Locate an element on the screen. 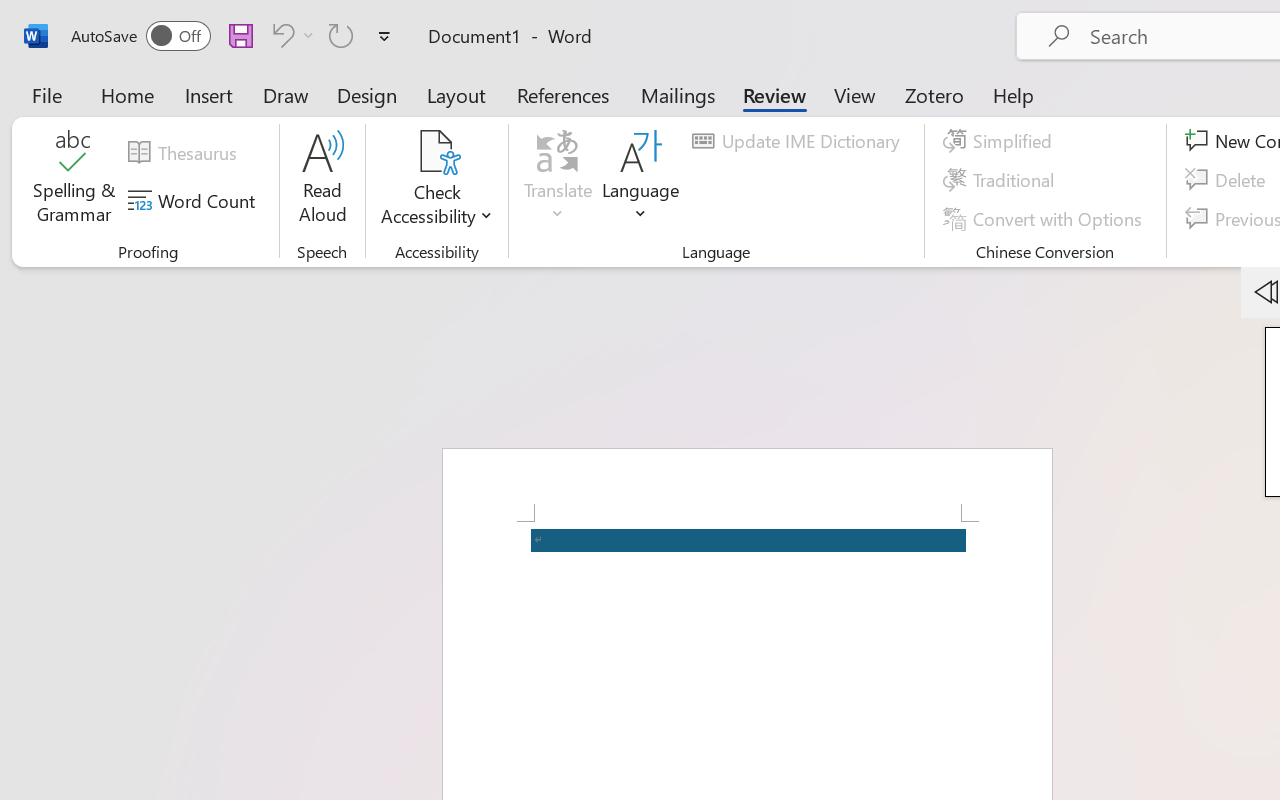  'Convert with Options...' is located at coordinates (1044, 218).